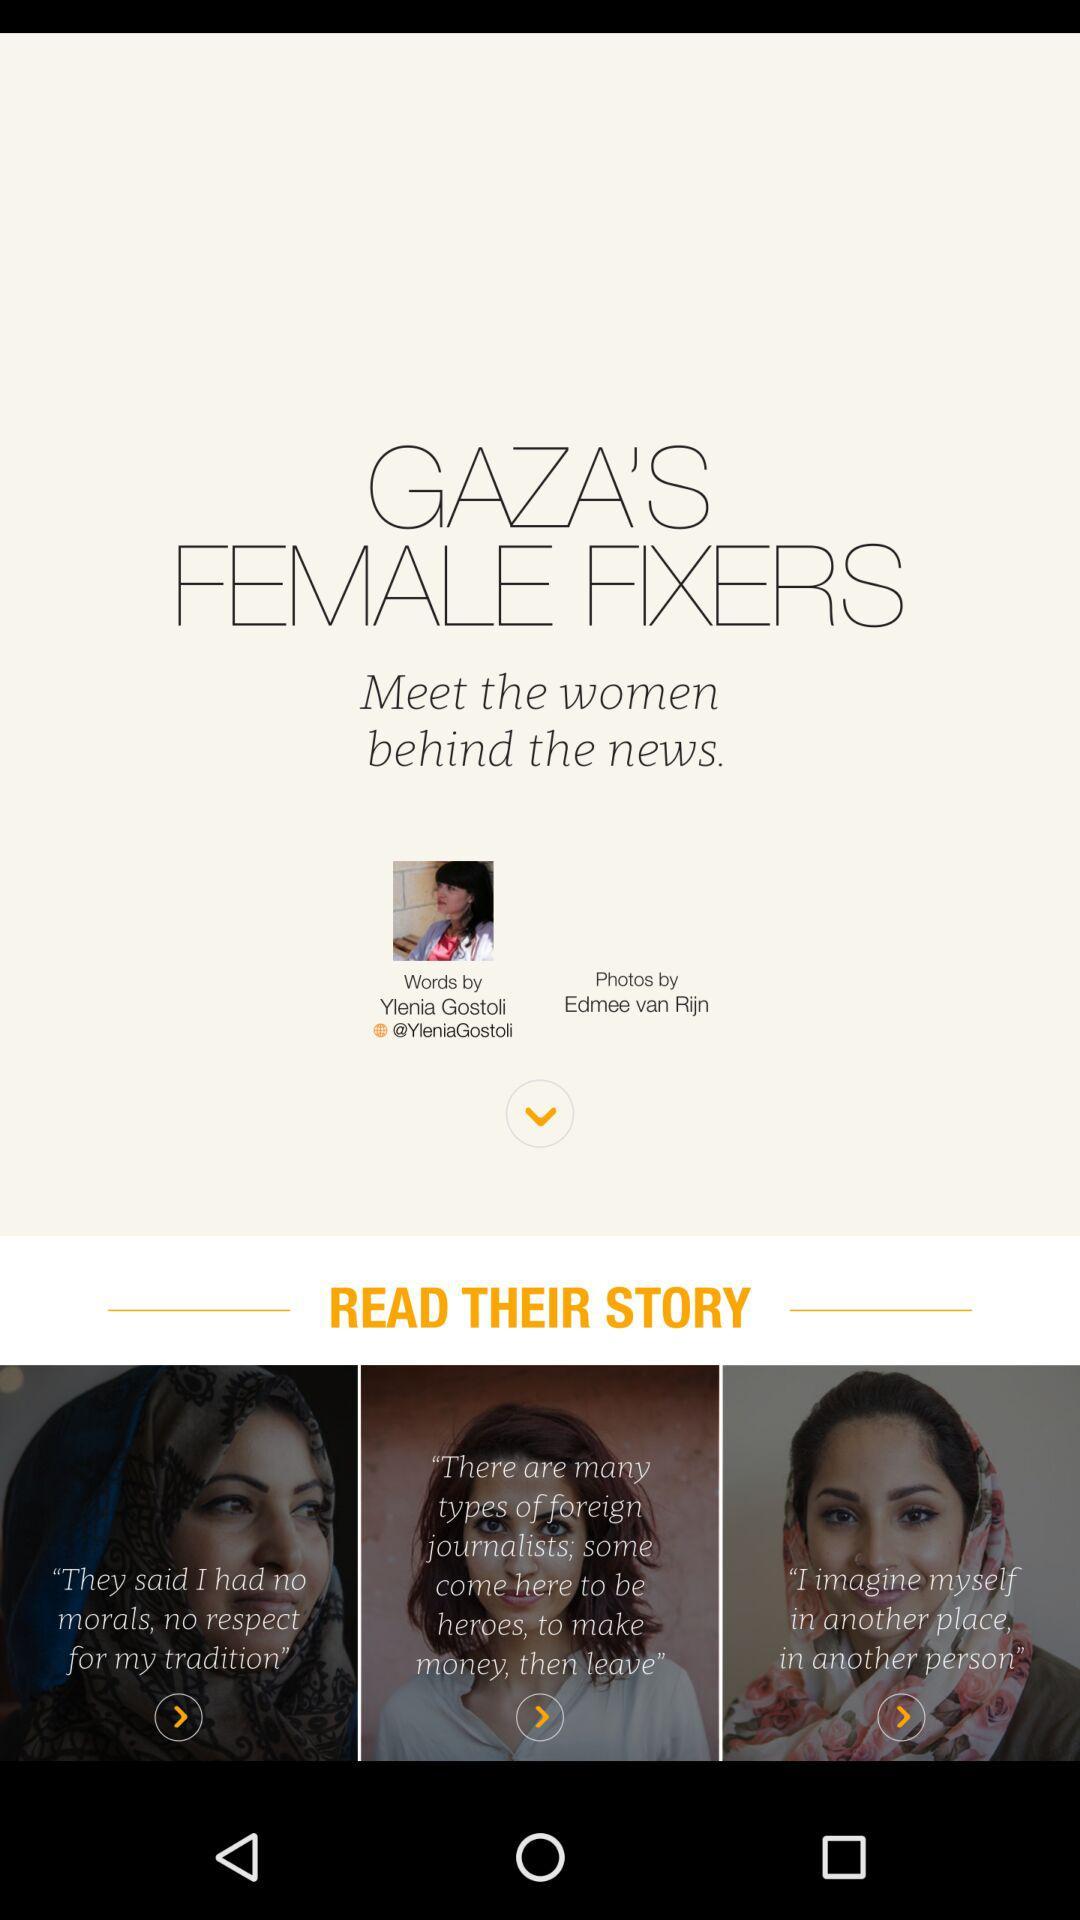  What do you see at coordinates (540, 1561) in the screenshot?
I see `read story` at bounding box center [540, 1561].